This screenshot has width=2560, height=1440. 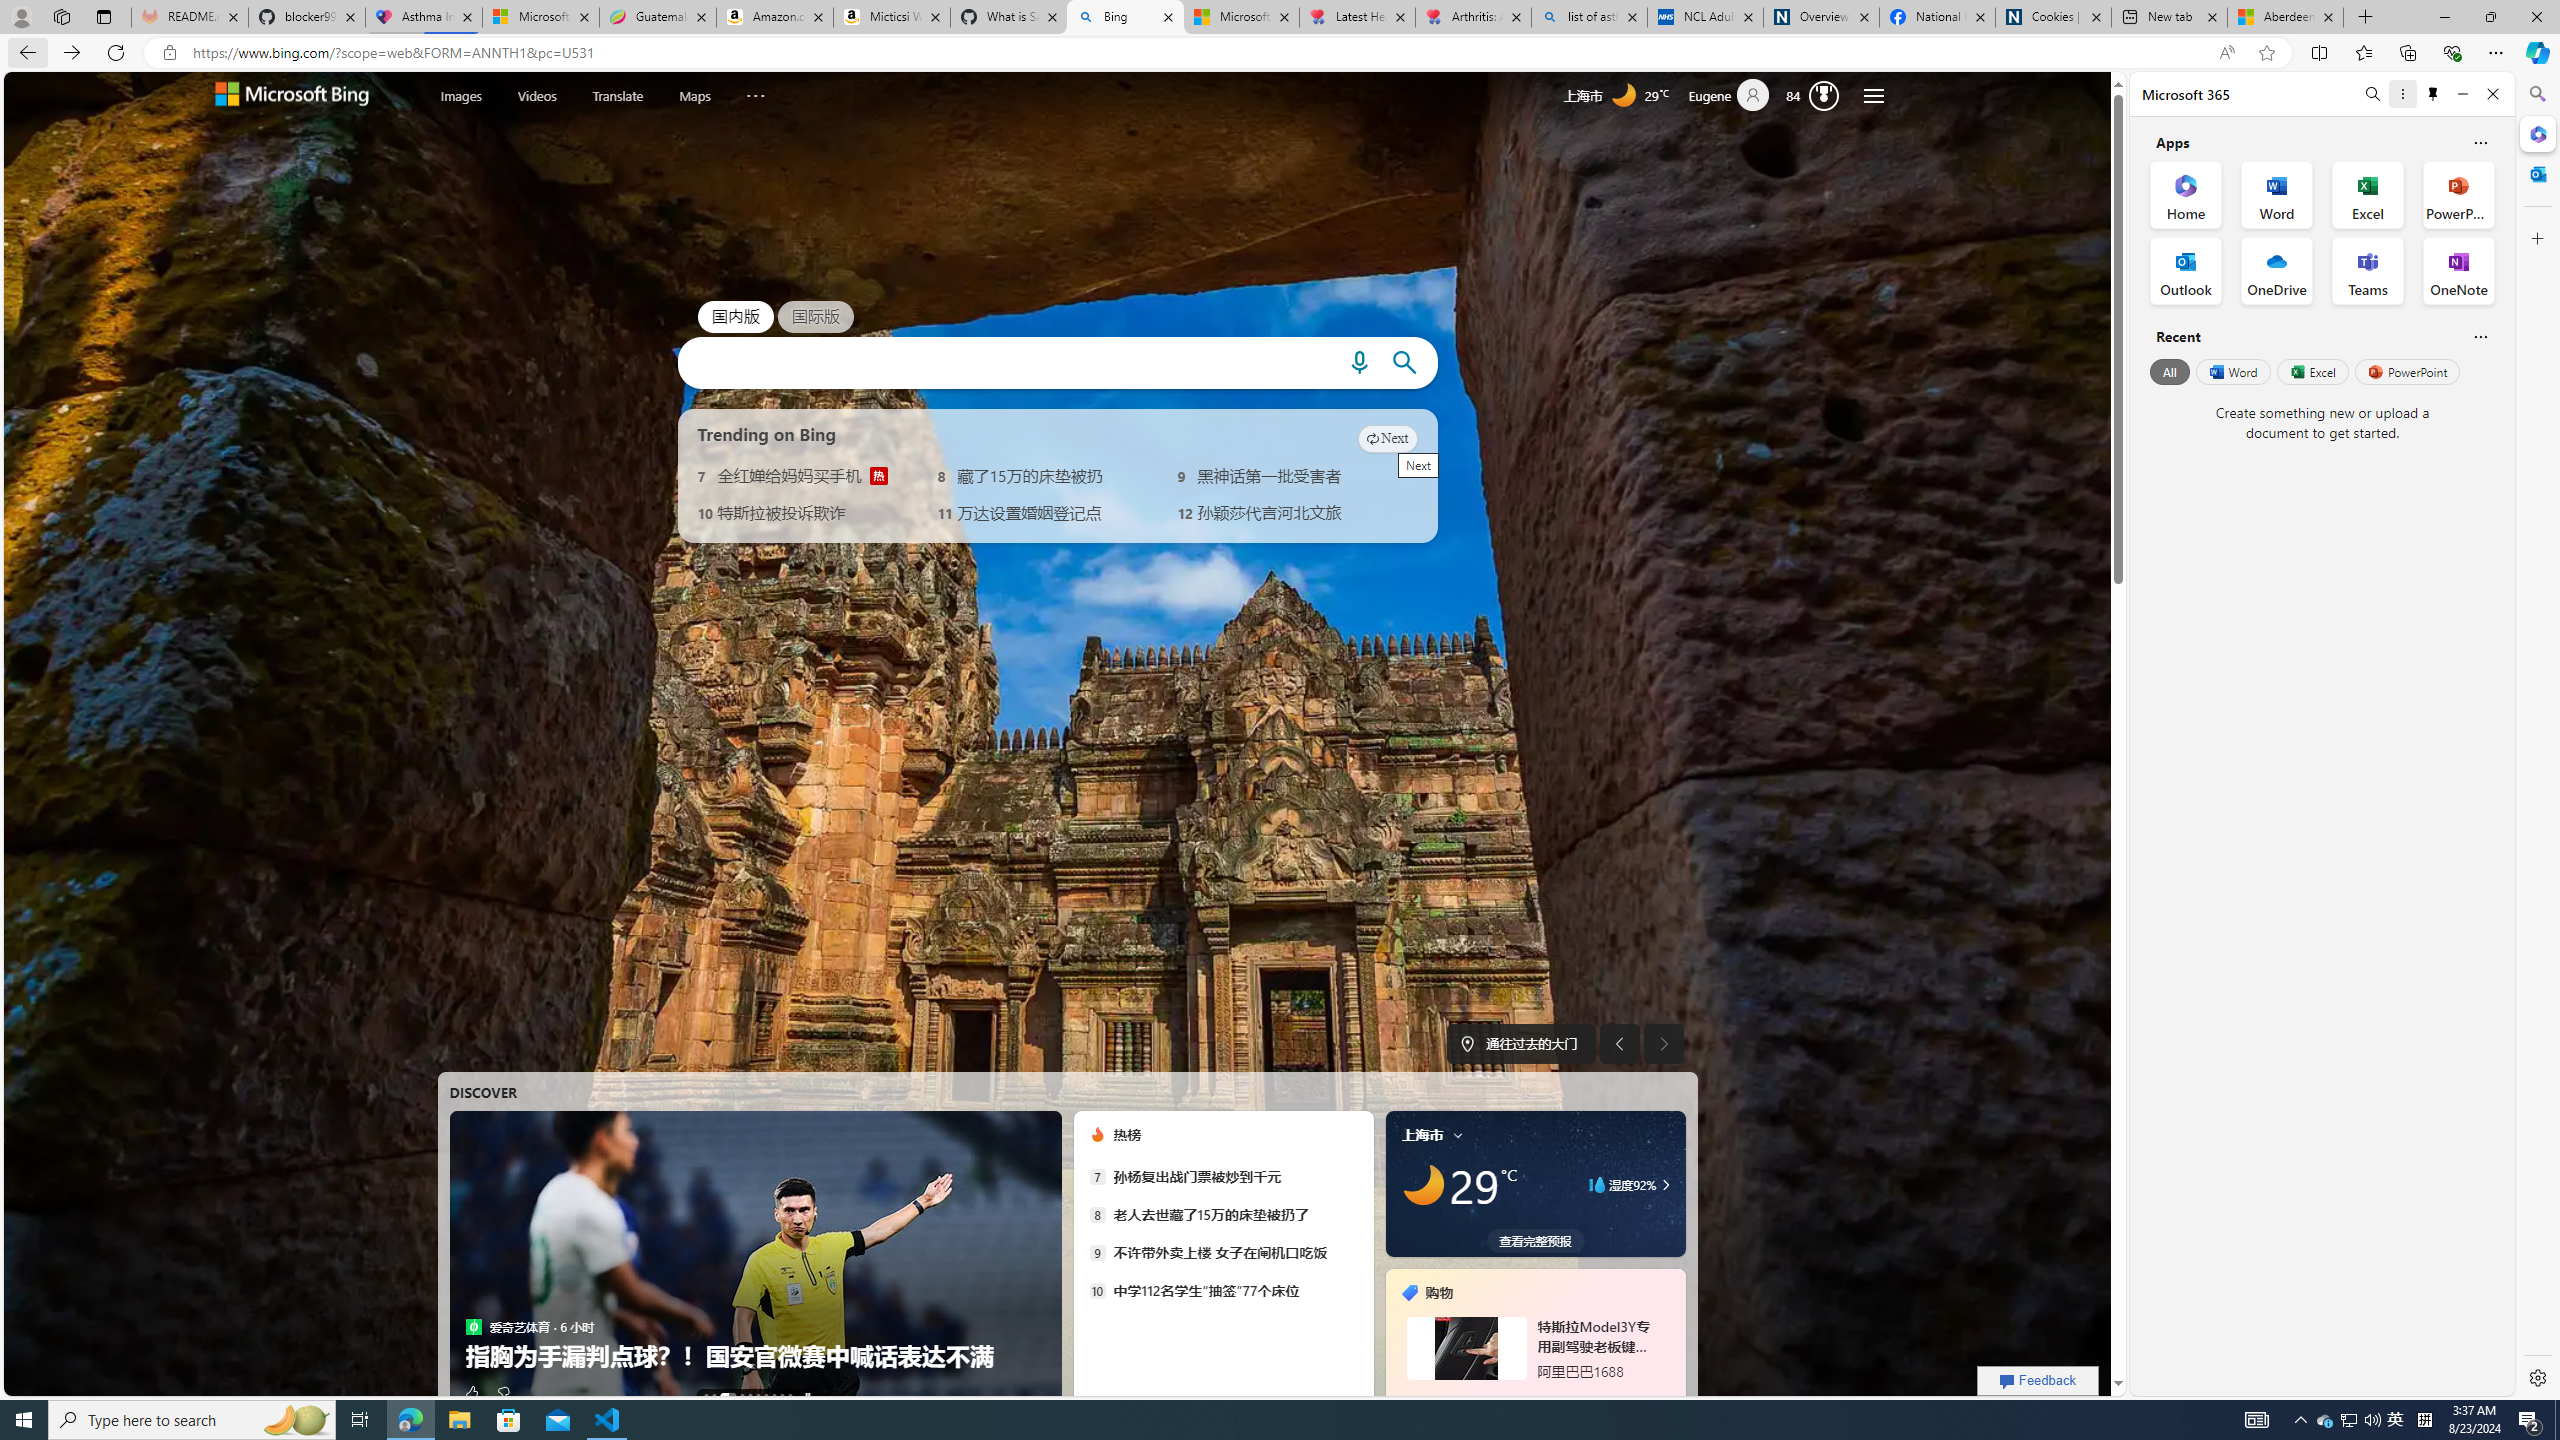 I want to click on 'Trending on Bing', so click(x=766, y=433).